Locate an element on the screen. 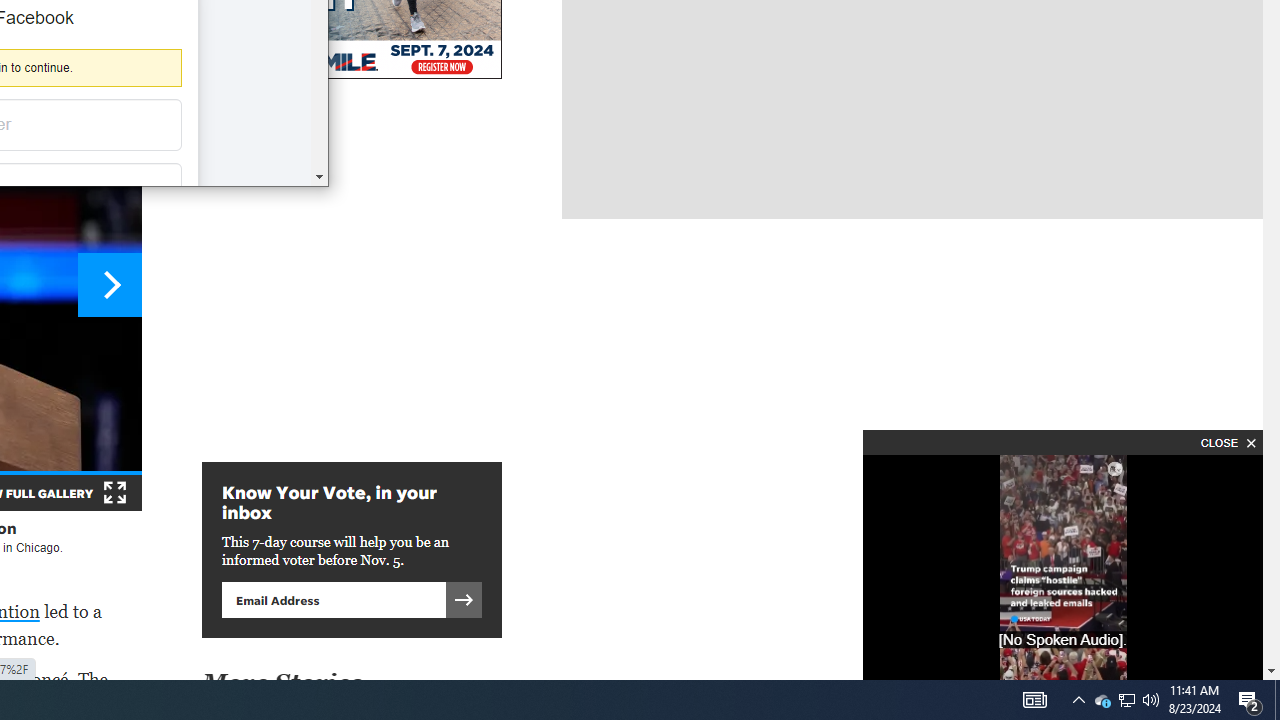 Image resolution: width=1280 pixels, height=720 pixels. 'Action Center, 2 new notifications' is located at coordinates (1250, 698).